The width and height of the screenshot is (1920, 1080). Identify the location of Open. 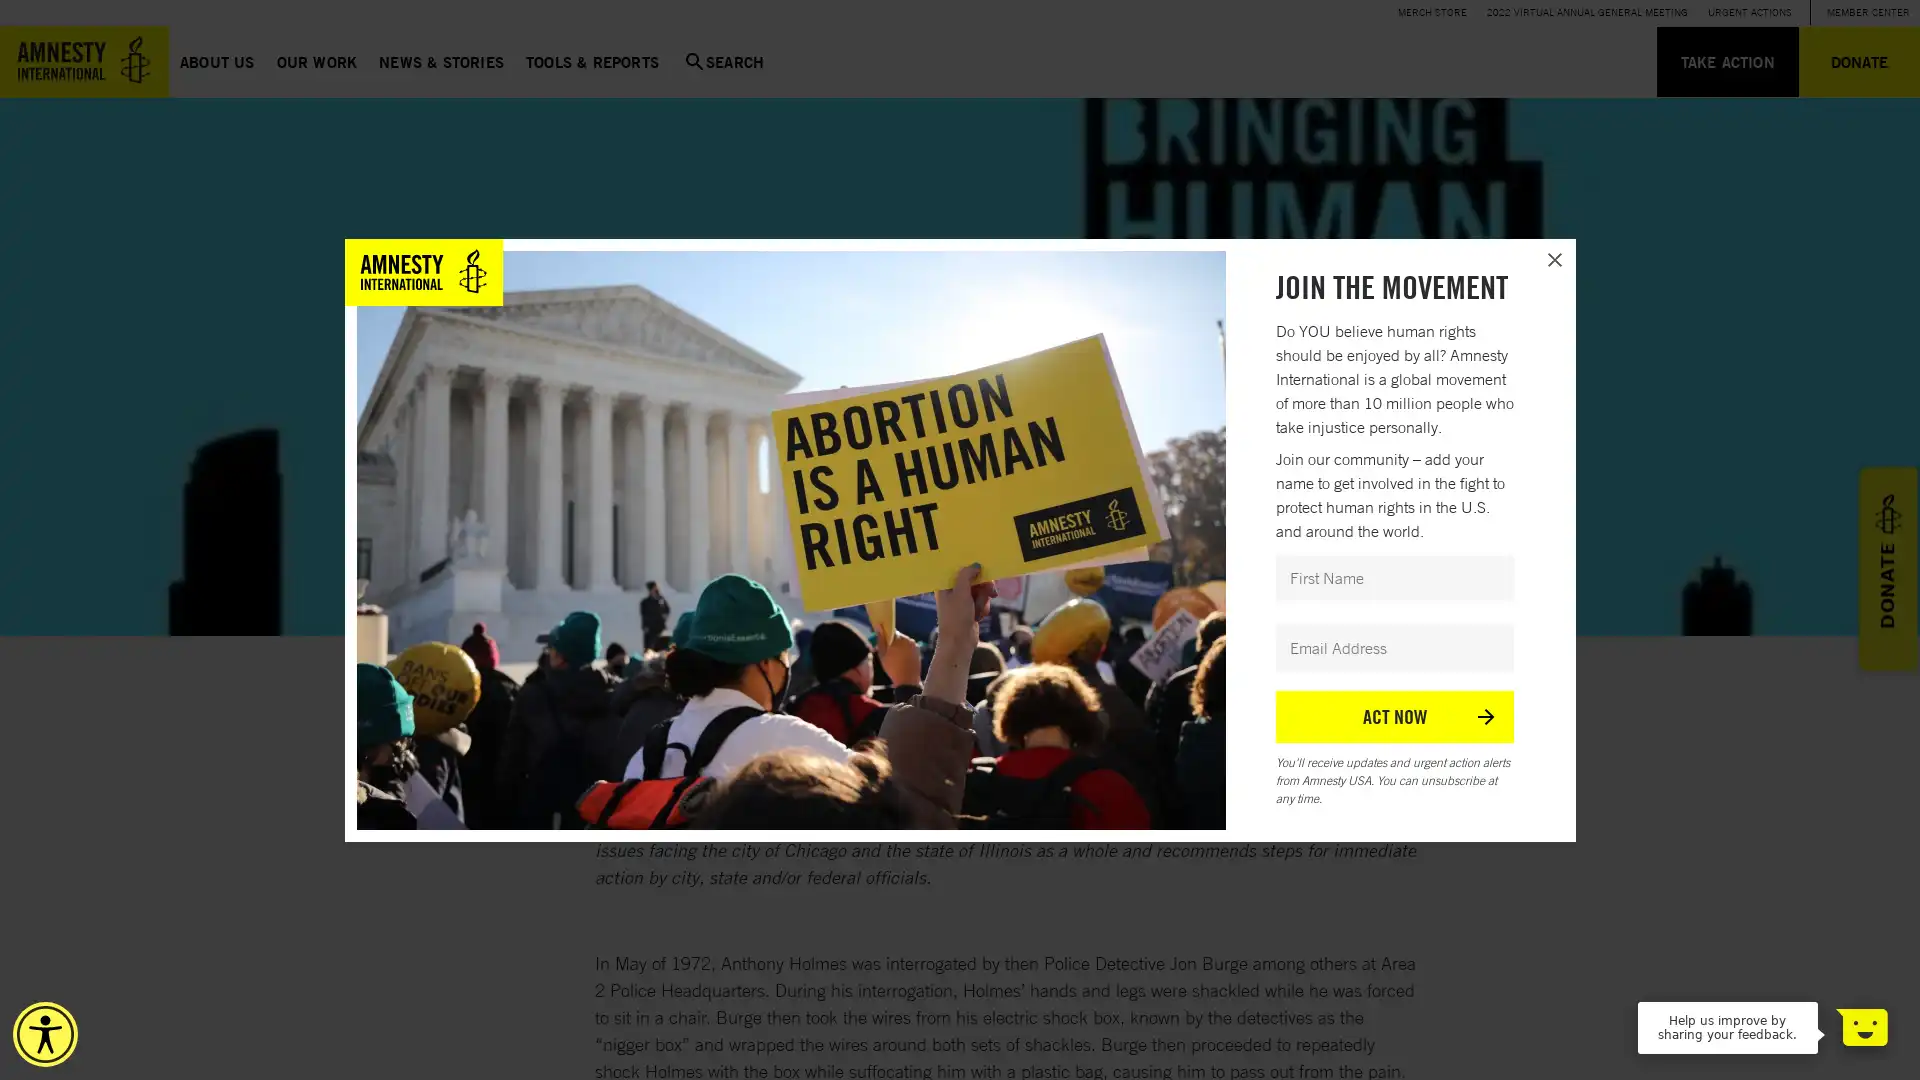
(1860, 1026).